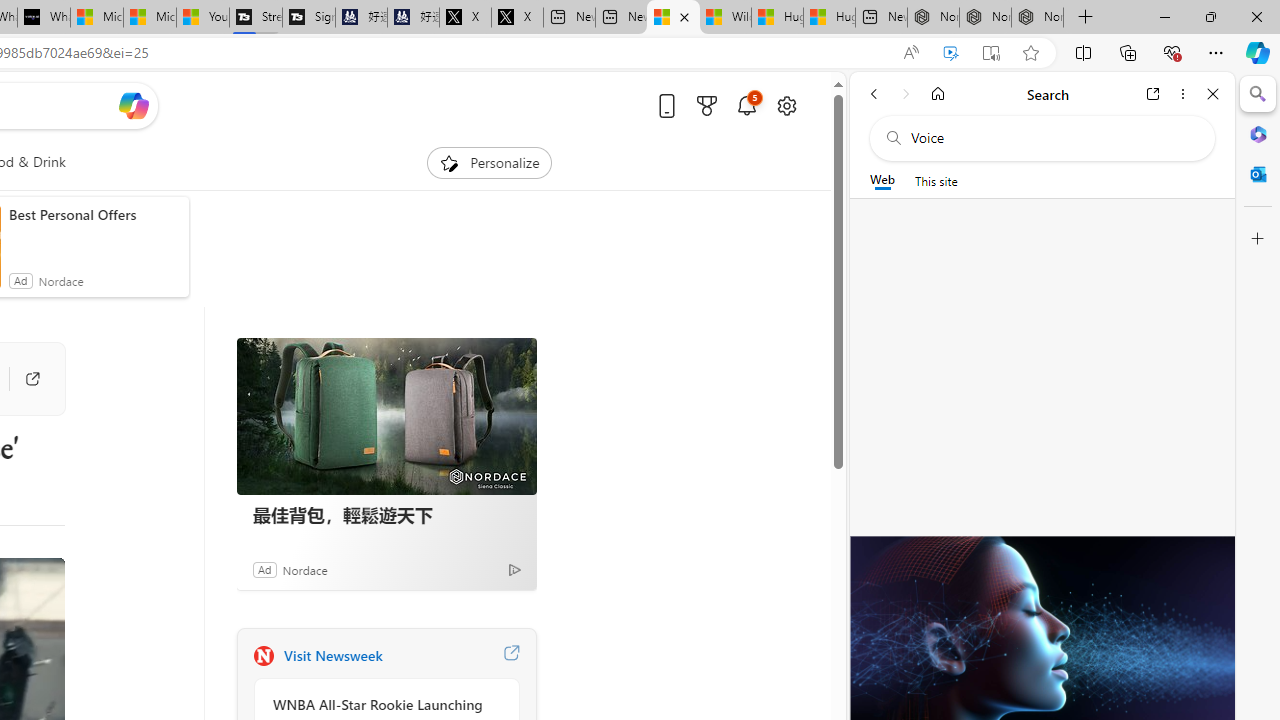  What do you see at coordinates (1257, 173) in the screenshot?
I see `'Outlook'` at bounding box center [1257, 173].